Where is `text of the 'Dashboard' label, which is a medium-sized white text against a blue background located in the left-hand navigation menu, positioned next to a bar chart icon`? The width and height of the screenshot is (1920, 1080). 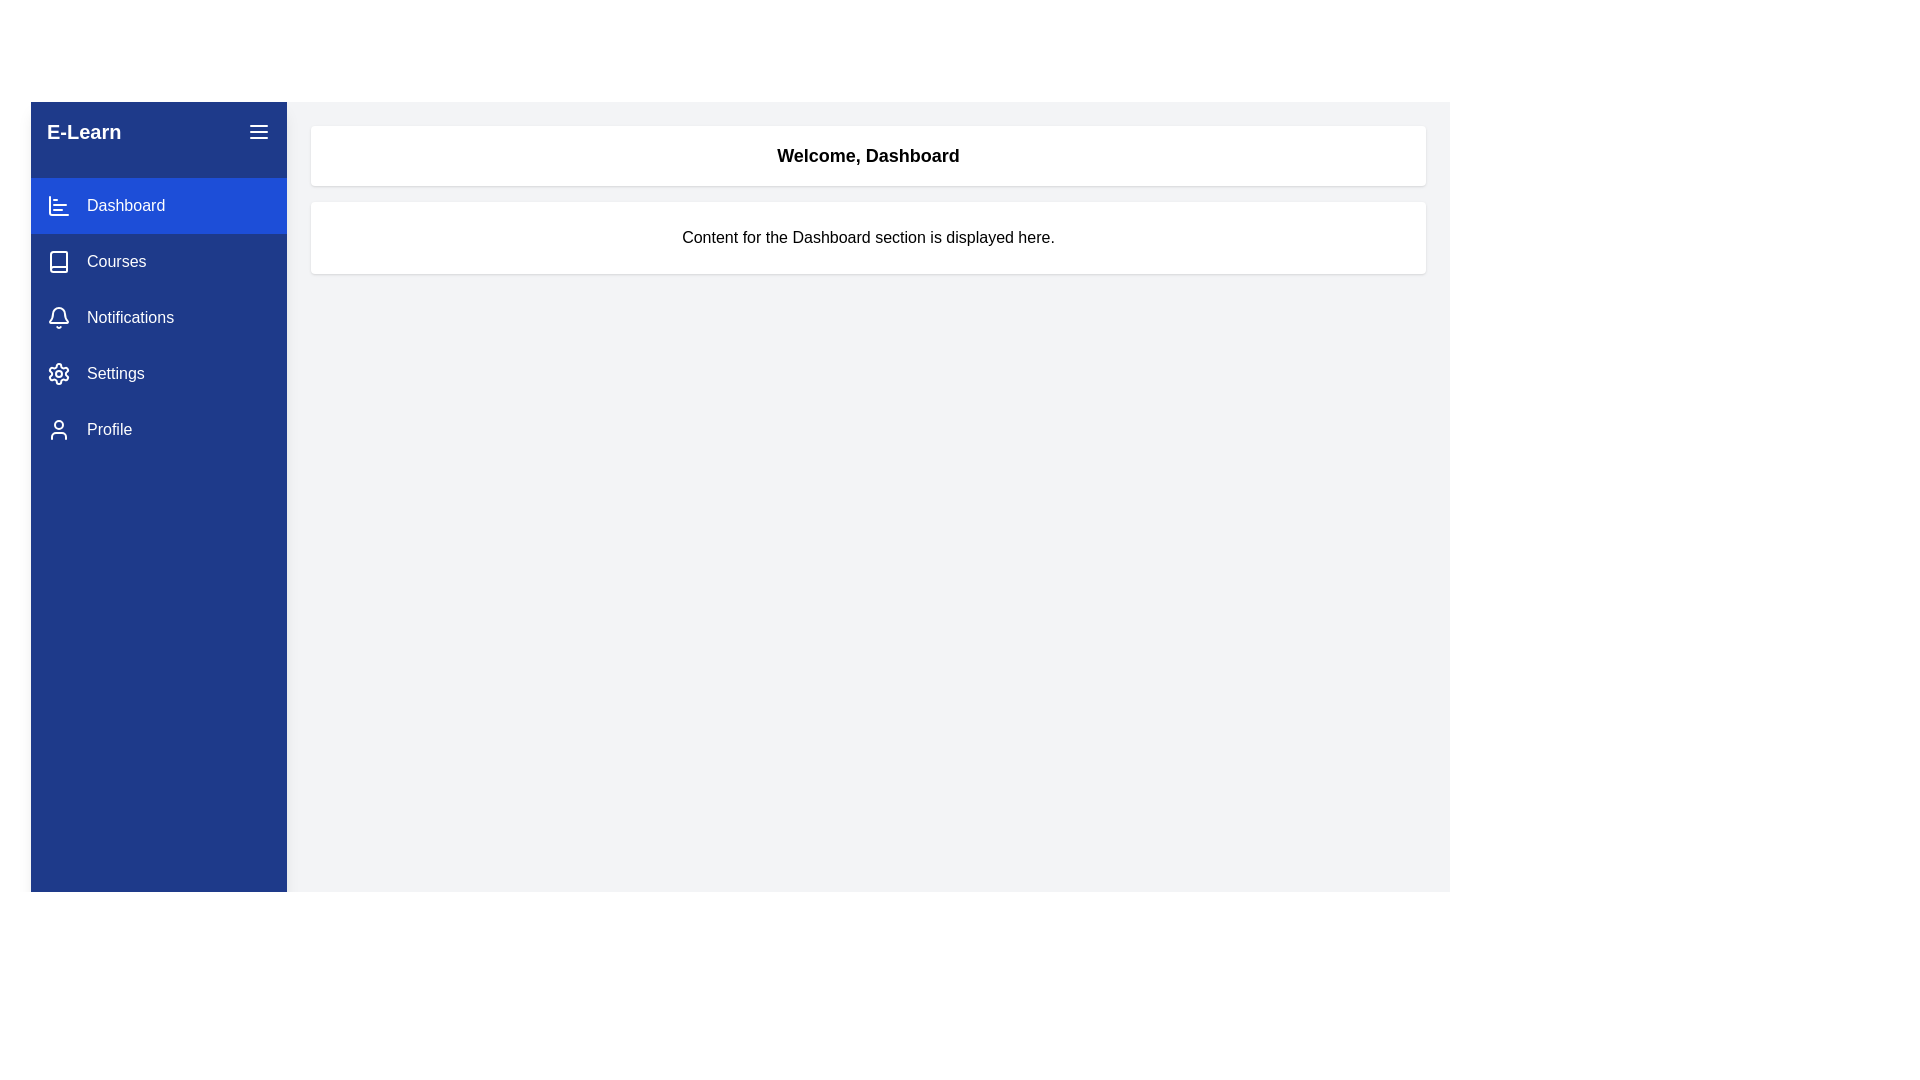 text of the 'Dashboard' label, which is a medium-sized white text against a blue background located in the left-hand navigation menu, positioned next to a bar chart icon is located at coordinates (125, 205).